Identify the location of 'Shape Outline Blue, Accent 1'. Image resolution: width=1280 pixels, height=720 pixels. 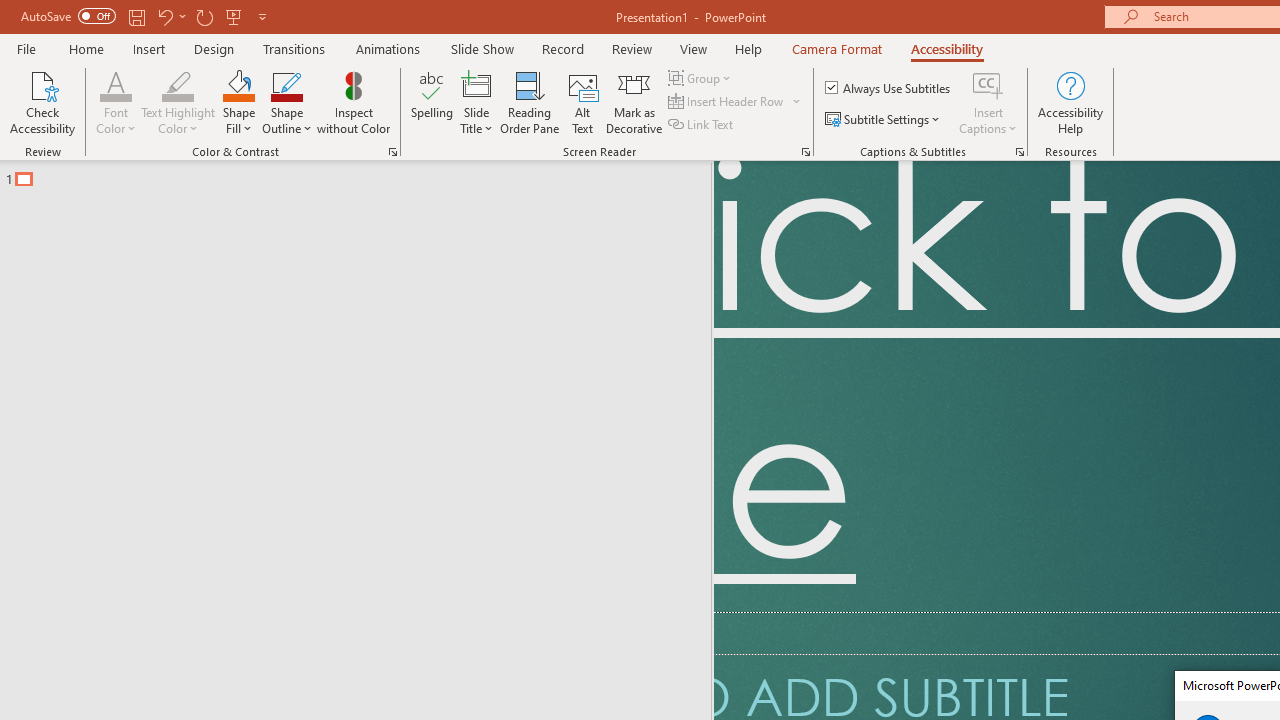
(286, 84).